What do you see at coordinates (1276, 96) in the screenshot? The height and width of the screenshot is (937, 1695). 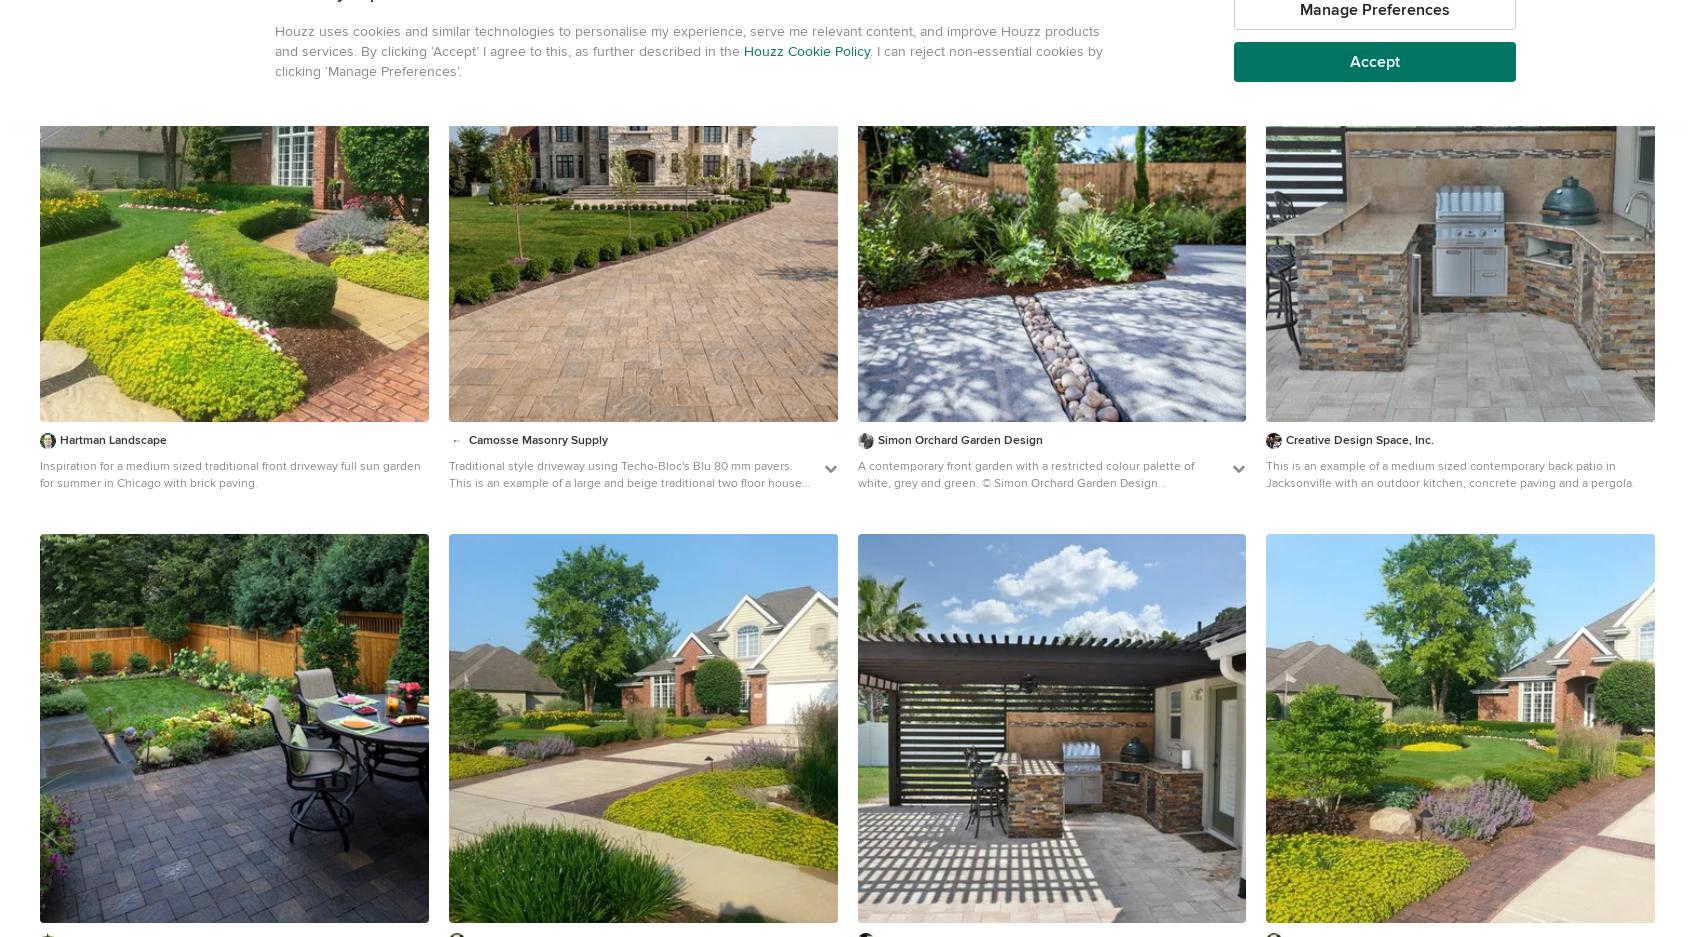 I see `'2023 Houzz Inc.'` at bounding box center [1276, 96].